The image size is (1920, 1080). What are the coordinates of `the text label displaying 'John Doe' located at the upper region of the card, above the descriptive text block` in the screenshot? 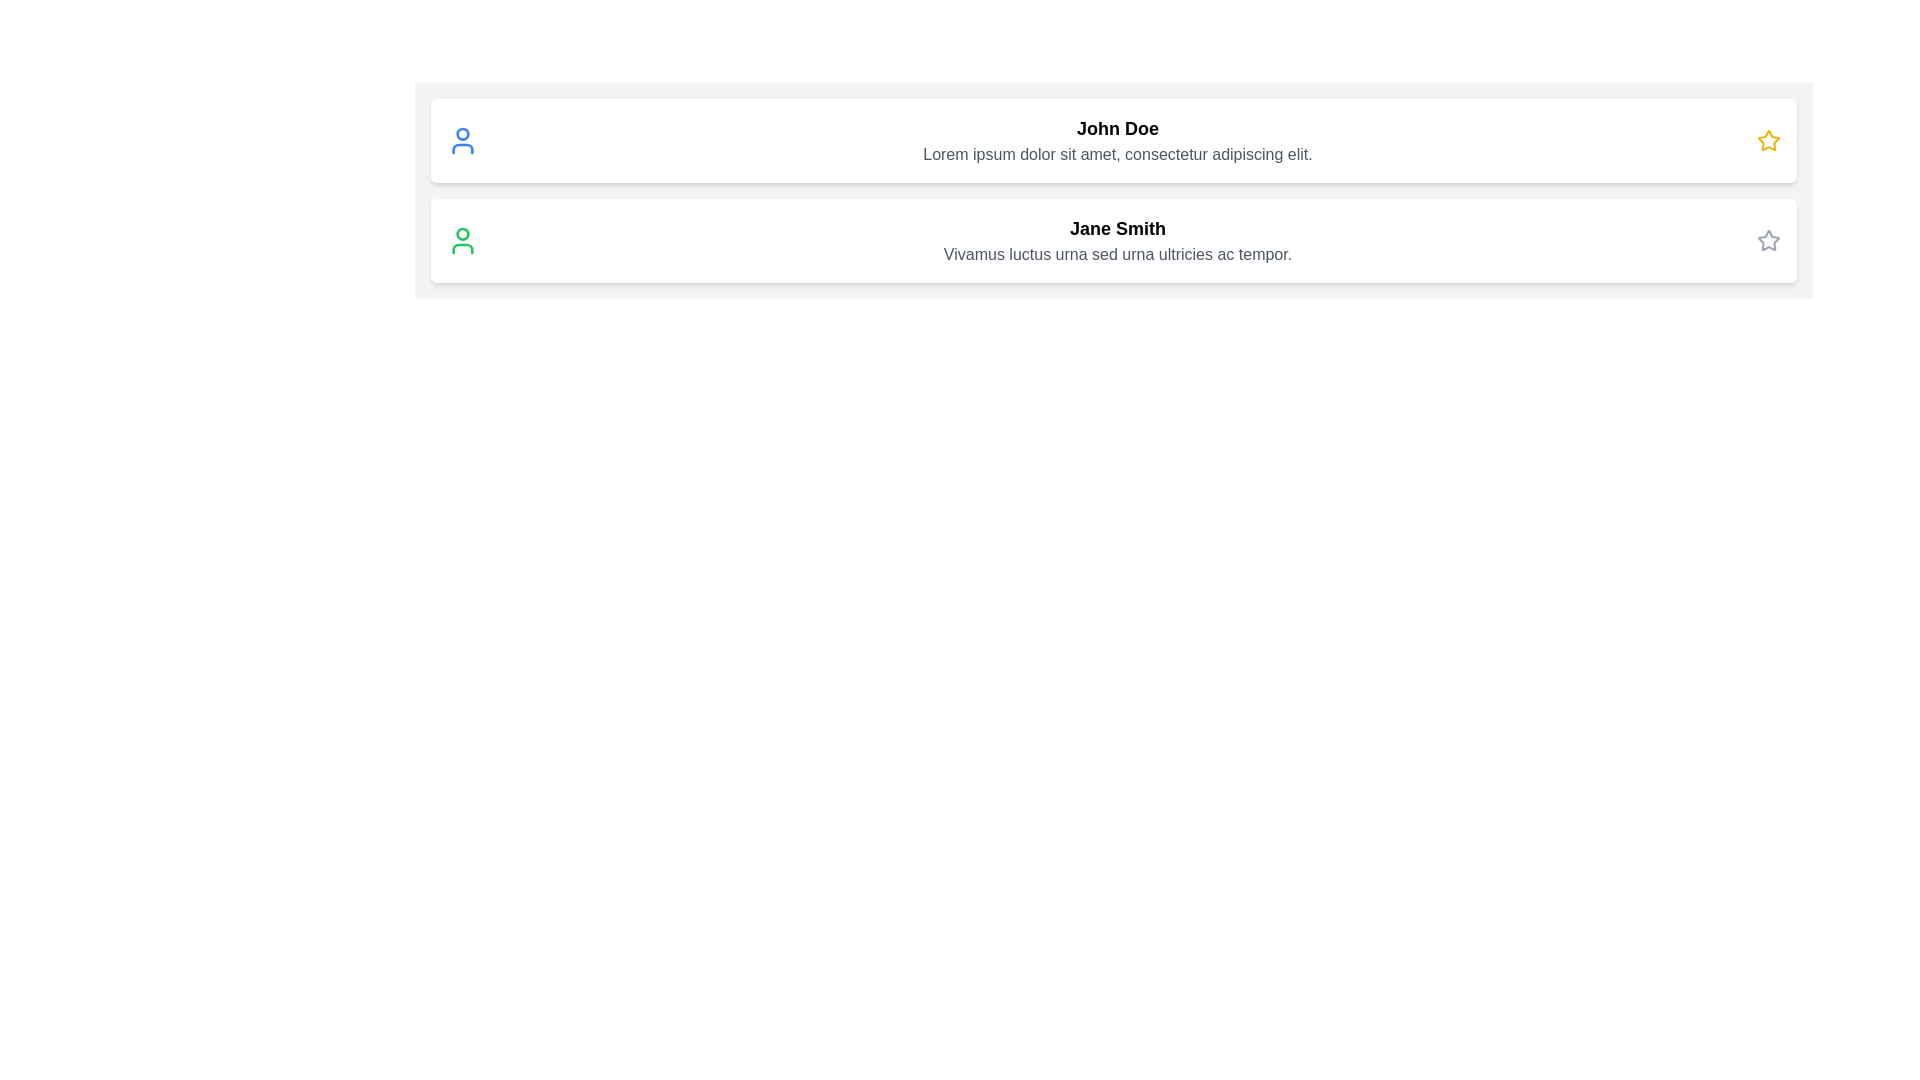 It's located at (1117, 128).